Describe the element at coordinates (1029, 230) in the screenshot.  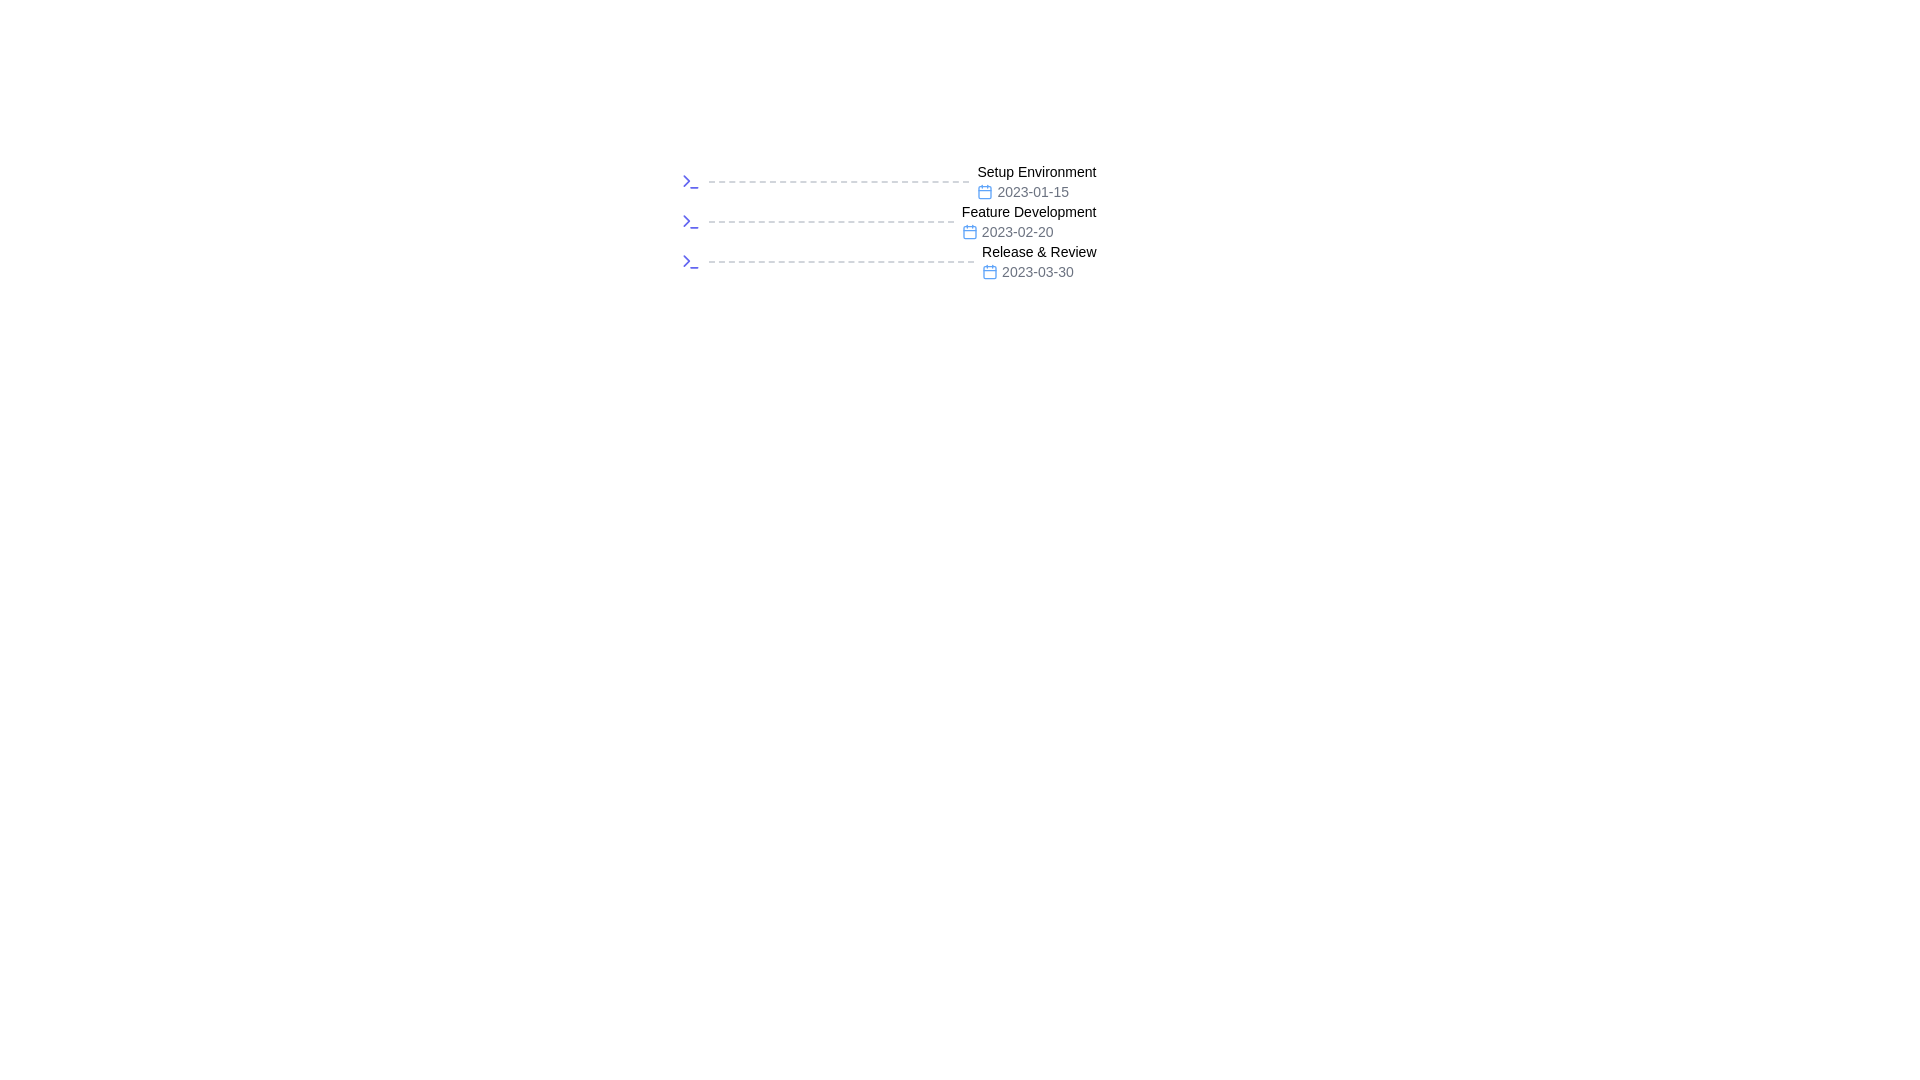
I see `the label displaying the date associated with the task or event, located to the right of 'Feature Development' in the second row of the vertical list` at that location.